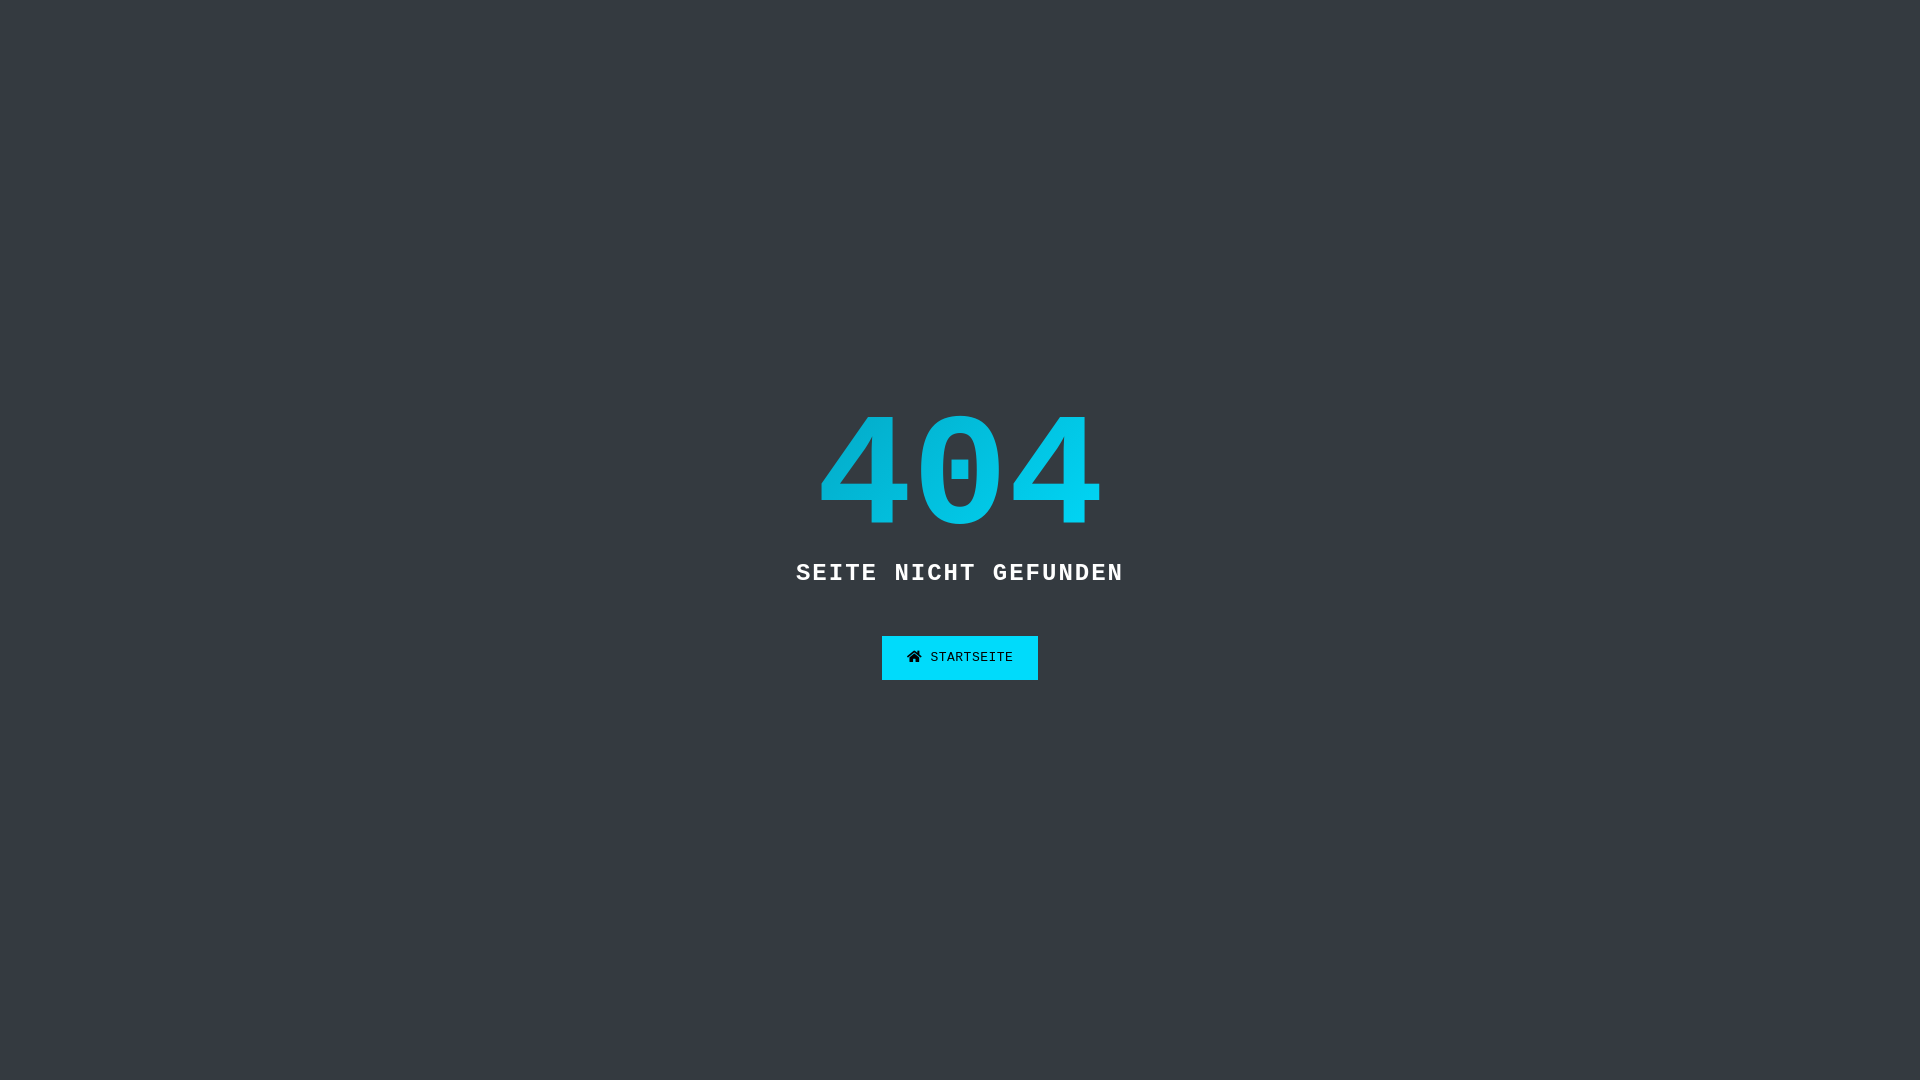 Image resolution: width=1920 pixels, height=1080 pixels. I want to click on 'STARTSEITE', so click(960, 658).